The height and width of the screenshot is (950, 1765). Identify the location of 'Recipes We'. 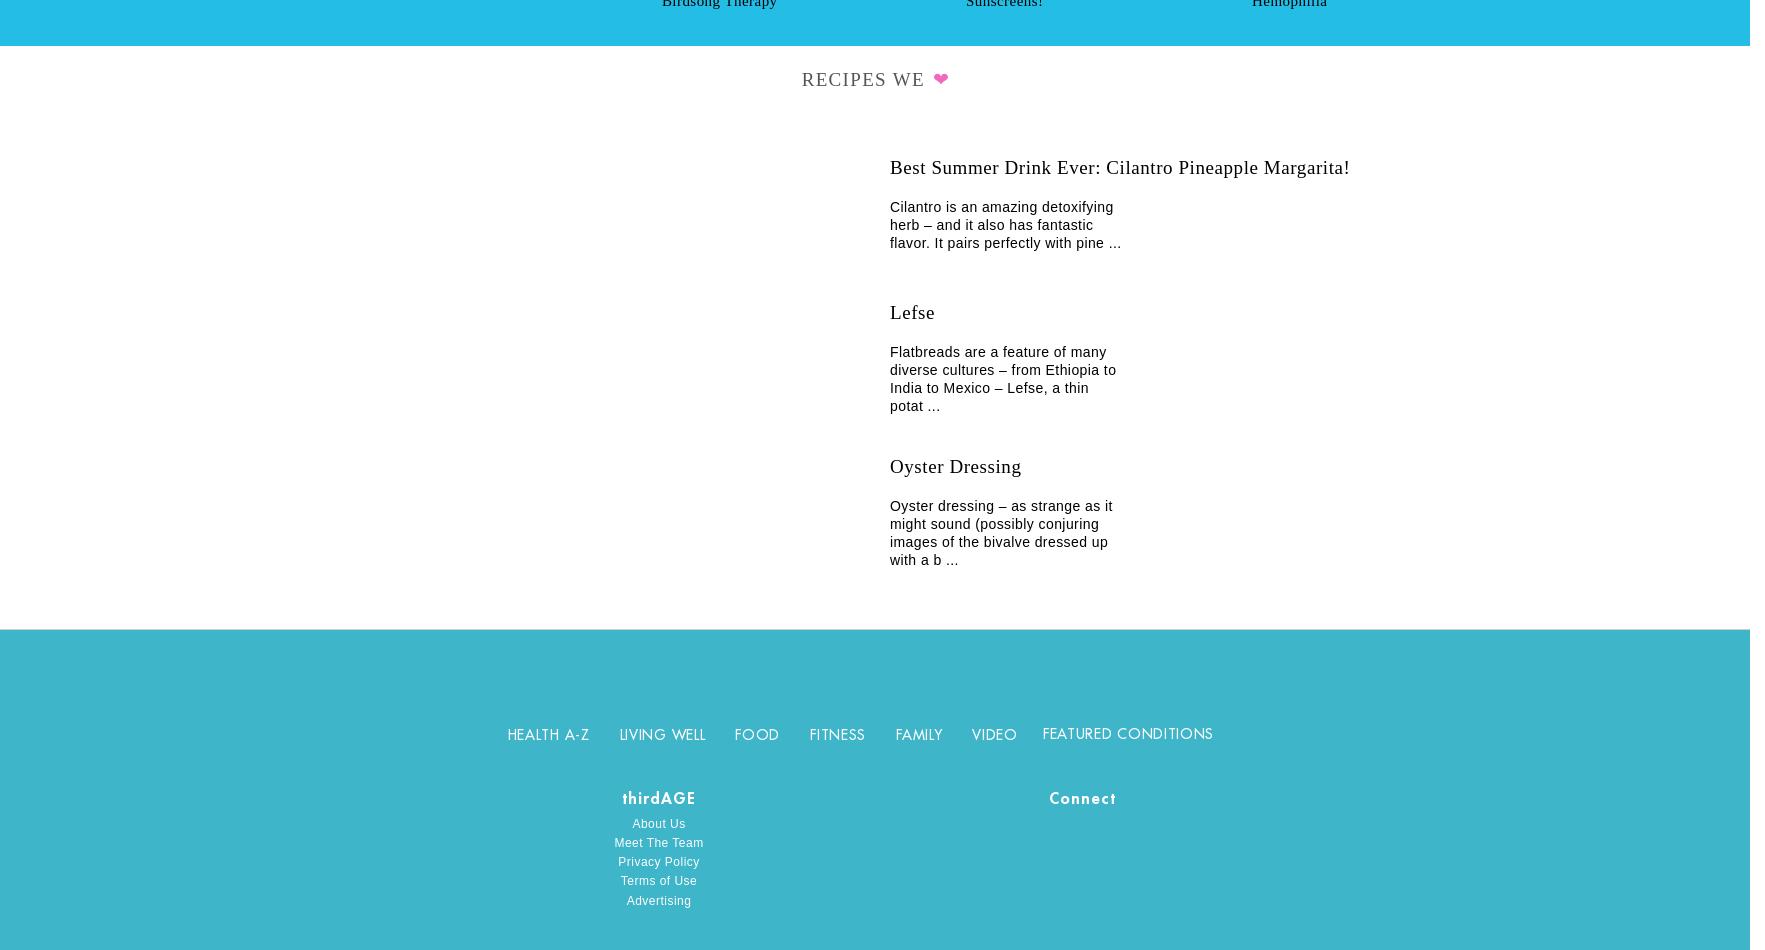
(865, 78).